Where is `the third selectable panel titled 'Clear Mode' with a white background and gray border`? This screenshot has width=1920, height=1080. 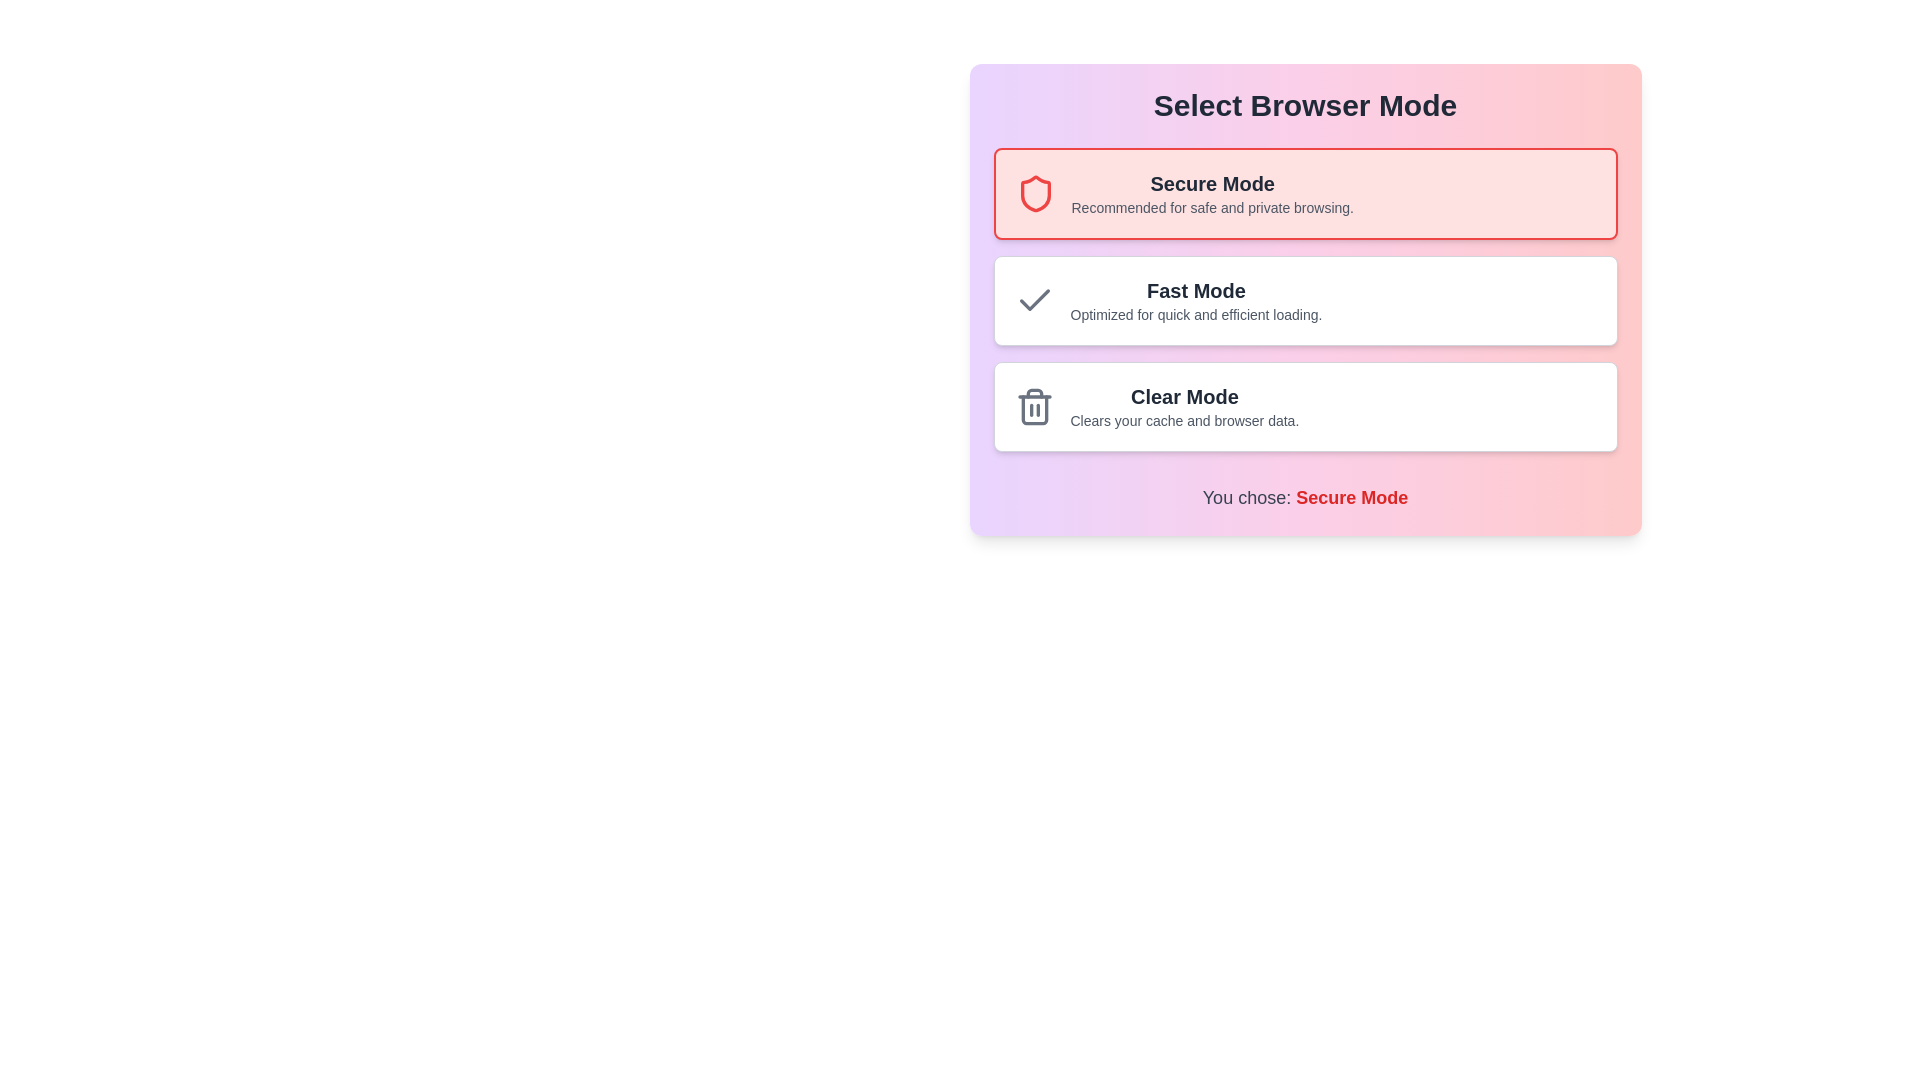 the third selectable panel titled 'Clear Mode' with a white background and gray border is located at coordinates (1305, 406).